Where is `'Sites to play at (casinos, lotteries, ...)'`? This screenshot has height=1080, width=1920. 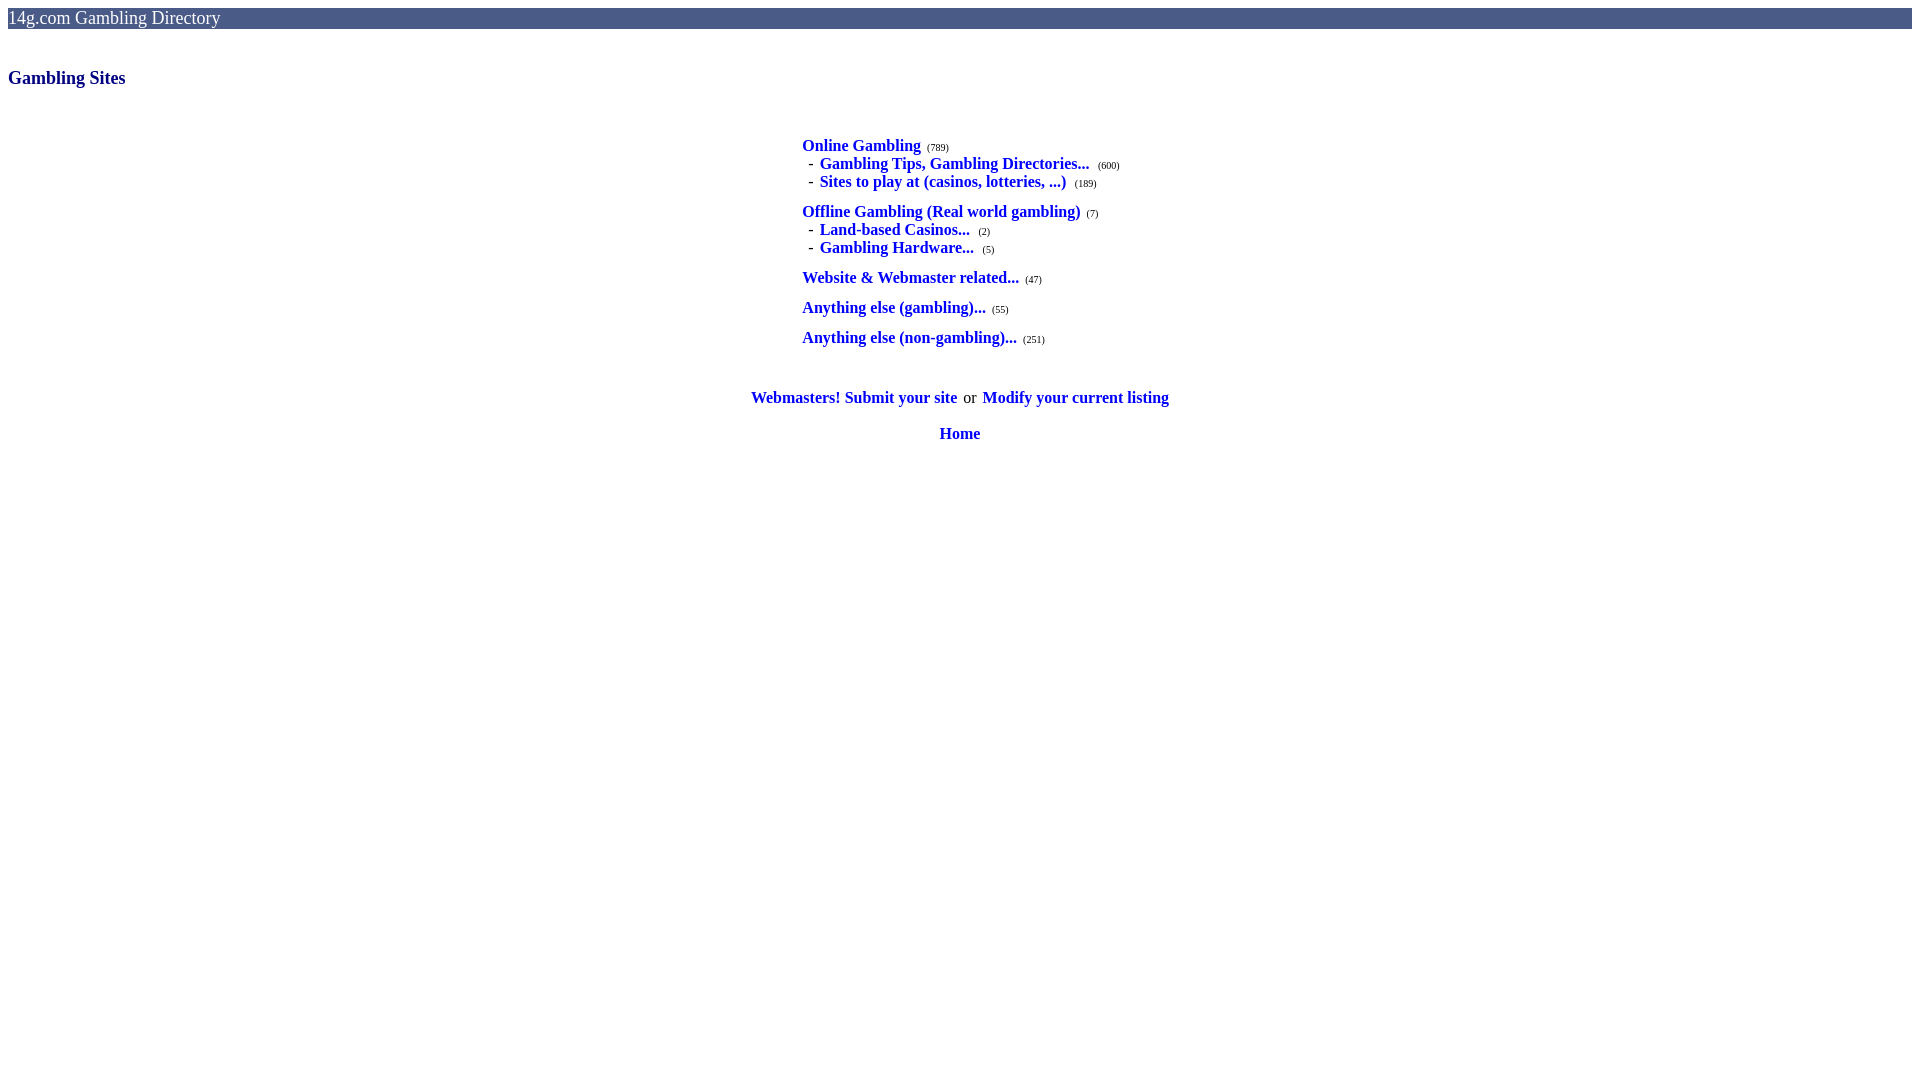 'Sites to play at (casinos, lotteries, ...)' is located at coordinates (942, 181).